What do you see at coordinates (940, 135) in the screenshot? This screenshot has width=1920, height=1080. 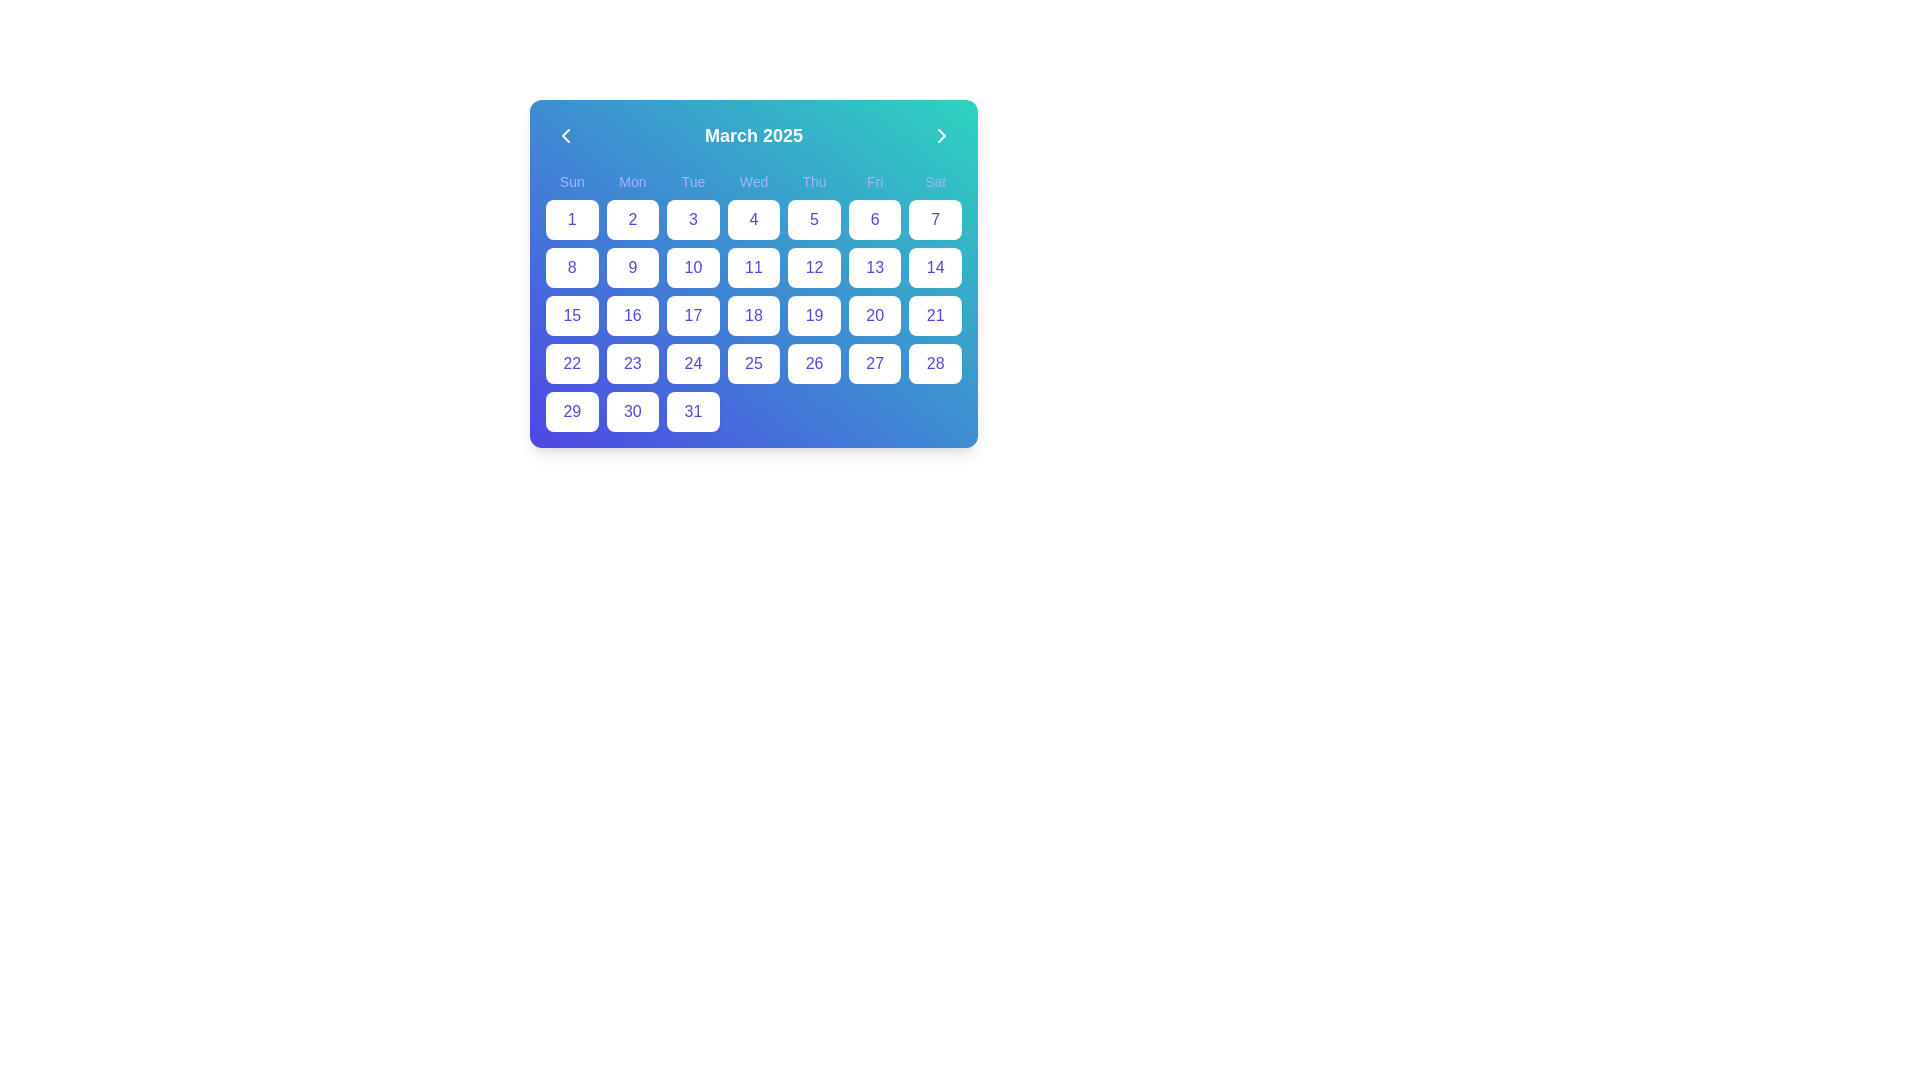 I see `the small rightwards arrow button (icon-based) in the calendar navigation interface` at bounding box center [940, 135].